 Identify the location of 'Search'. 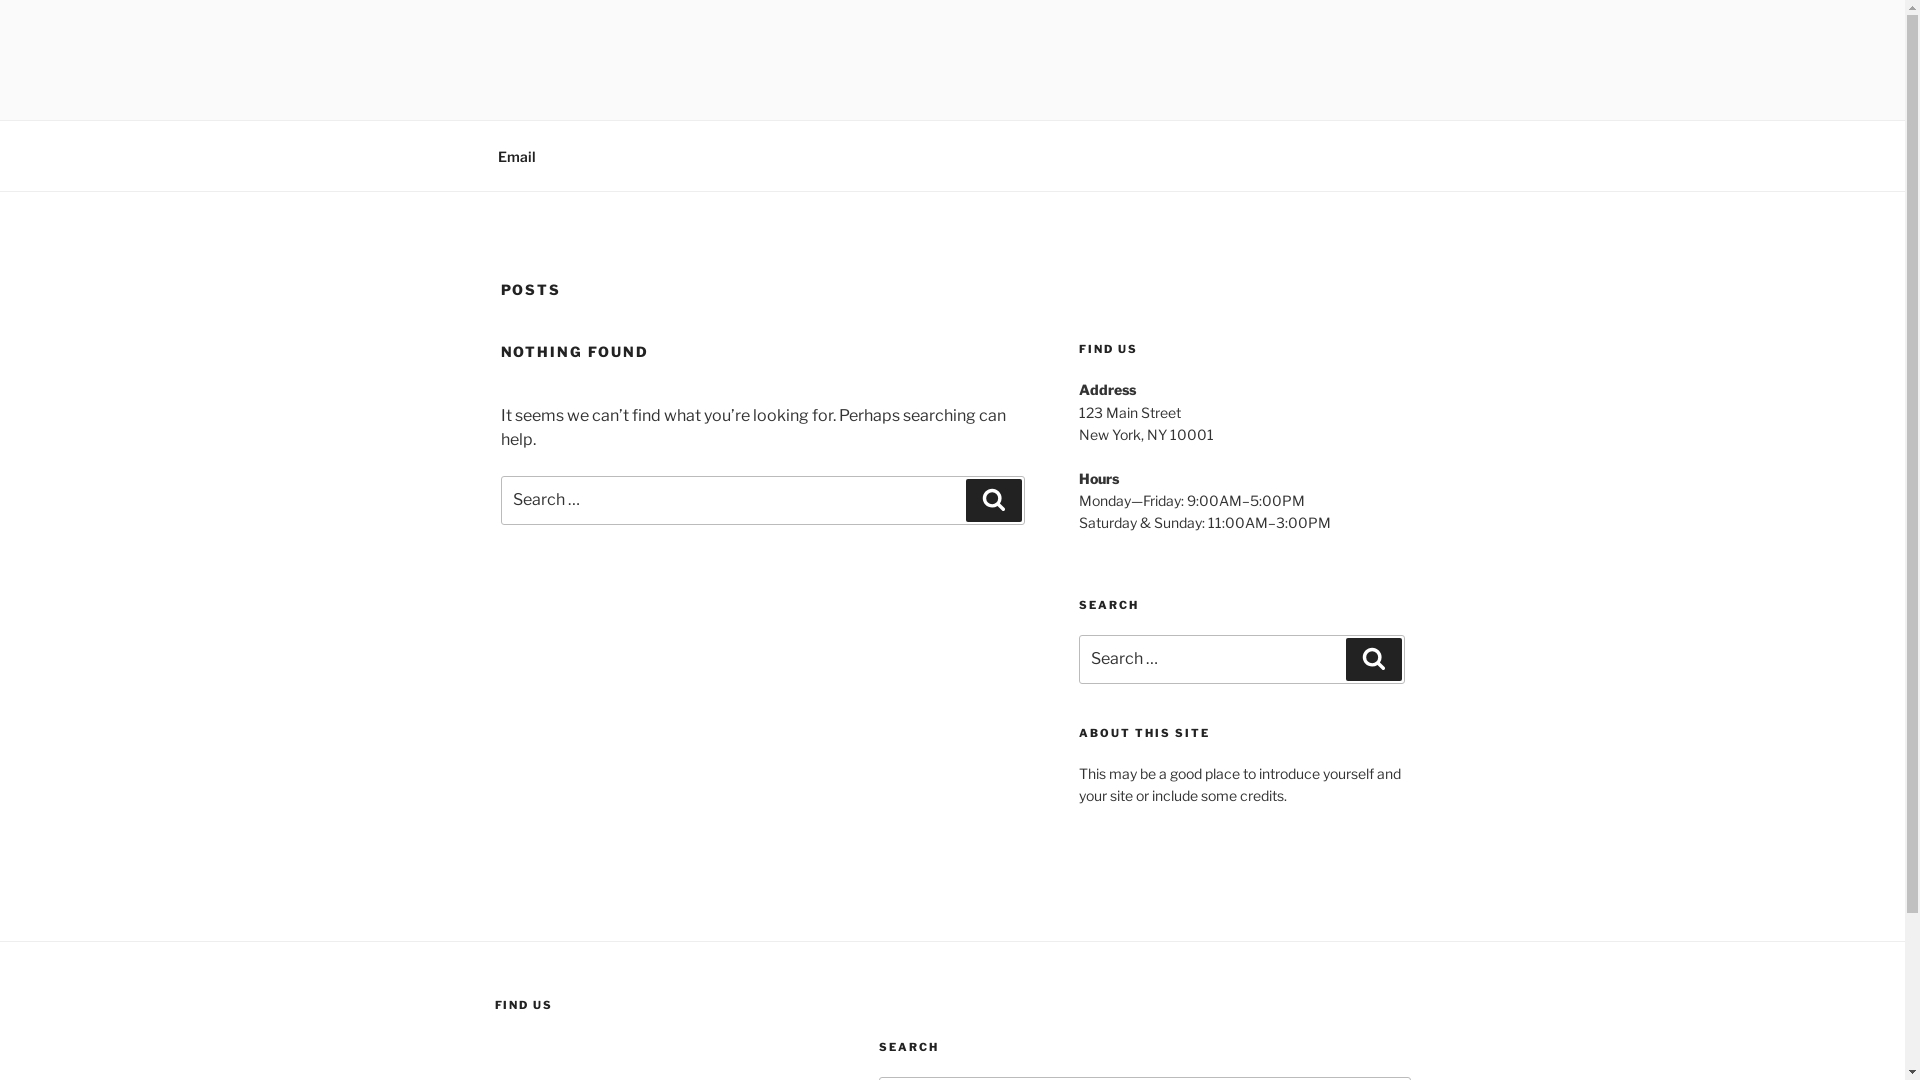
(993, 499).